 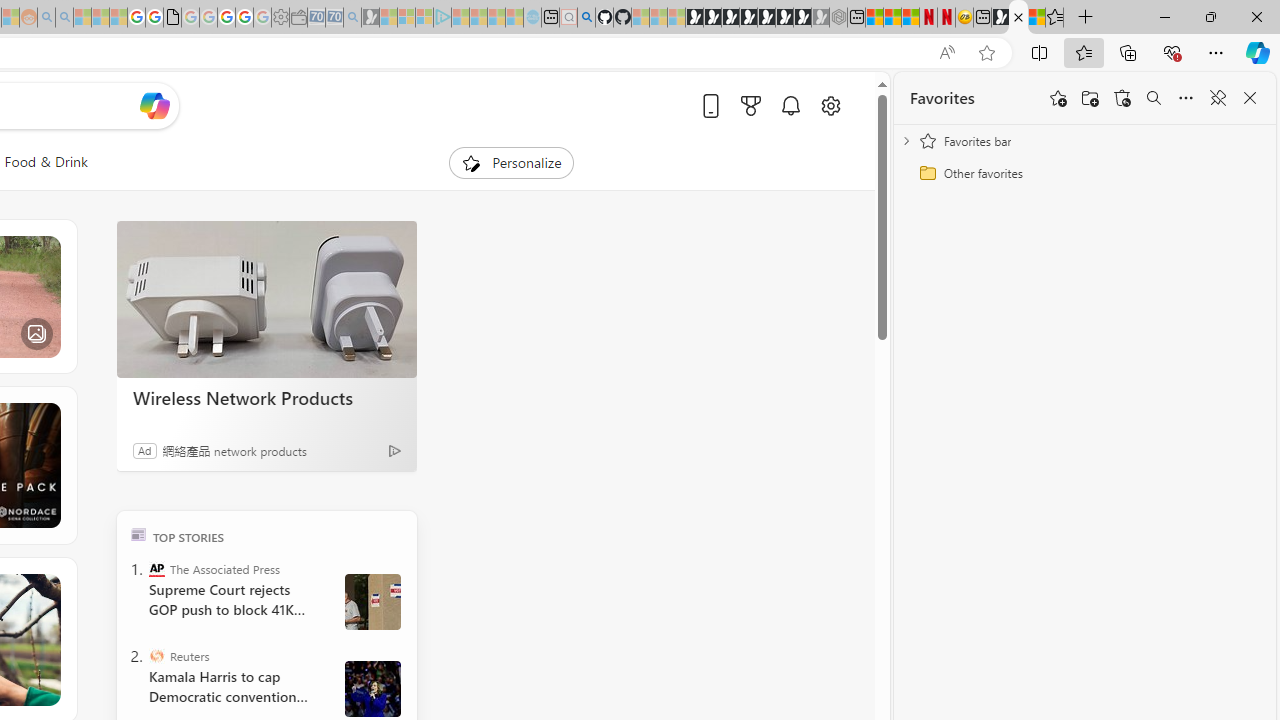 What do you see at coordinates (1088, 98) in the screenshot?
I see `'Add folder'` at bounding box center [1088, 98].